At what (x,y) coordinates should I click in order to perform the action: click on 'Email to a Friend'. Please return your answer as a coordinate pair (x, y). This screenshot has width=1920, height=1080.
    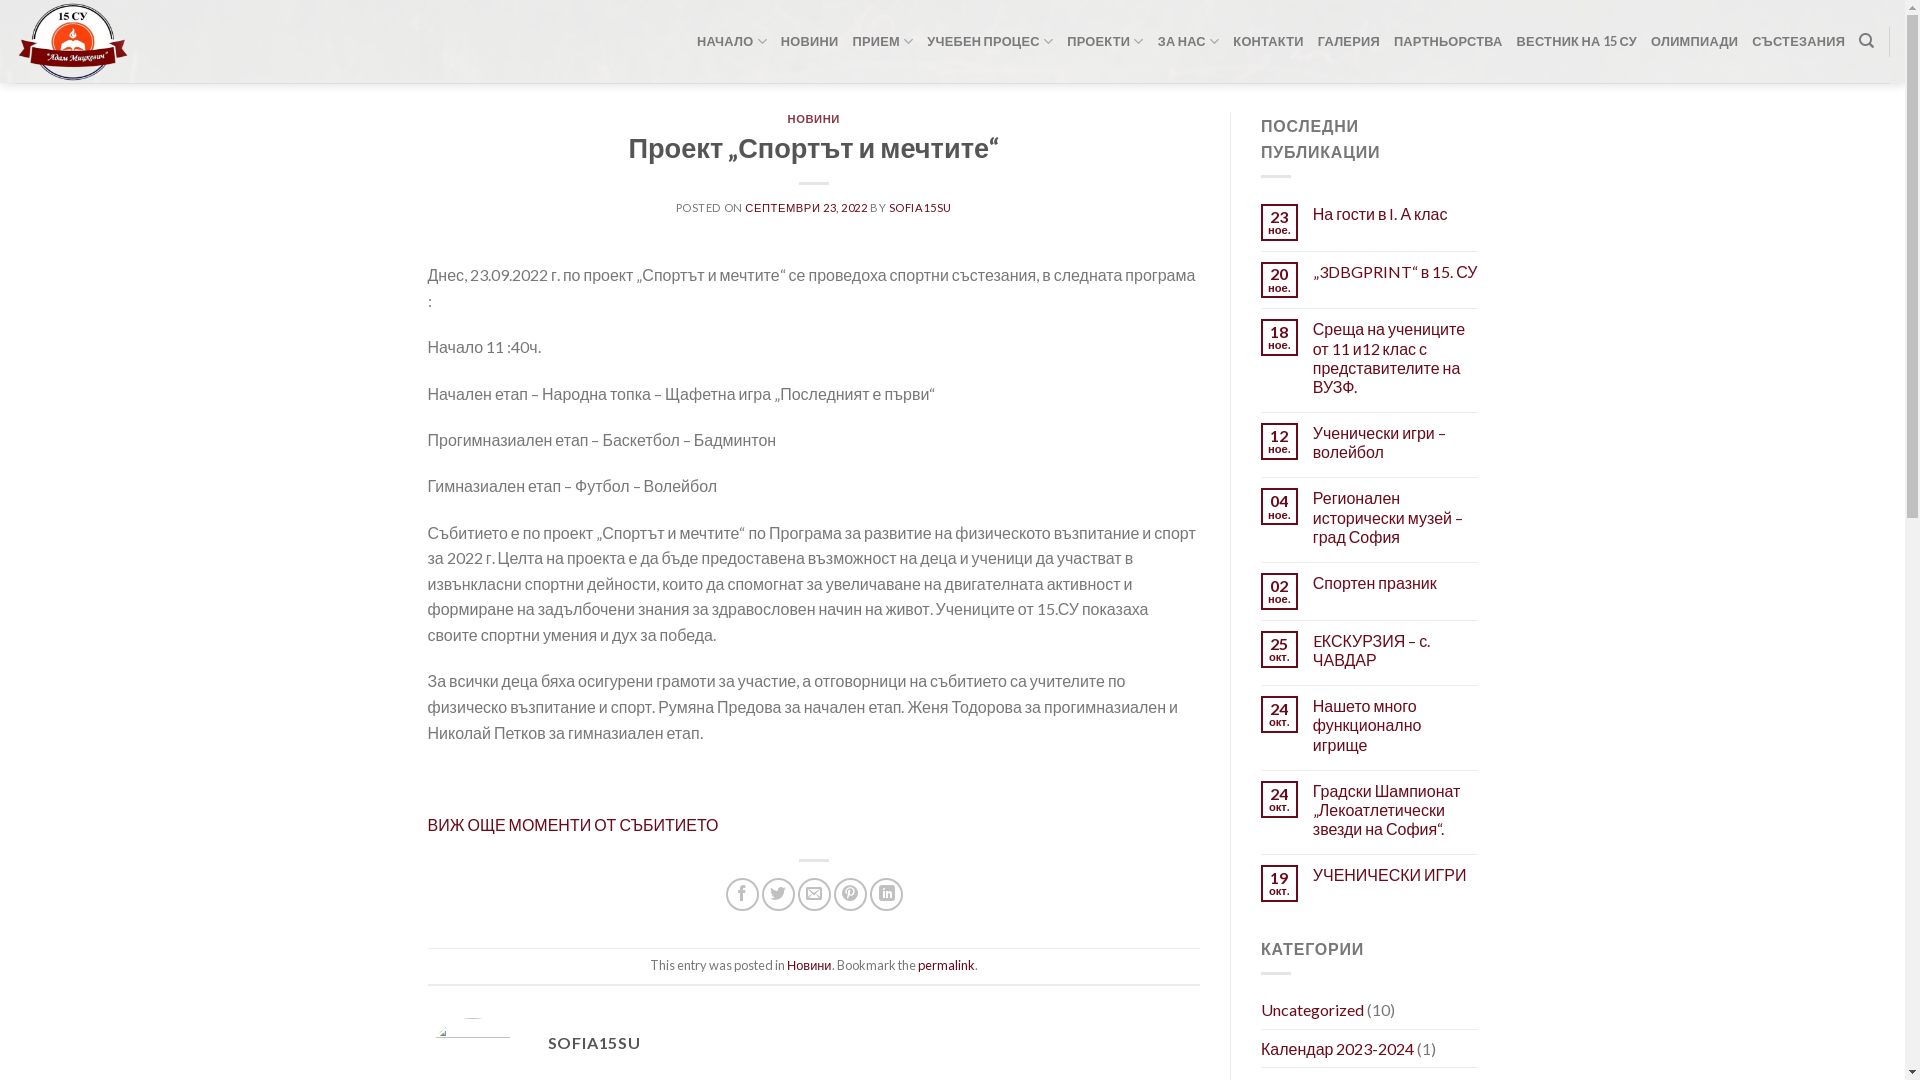
    Looking at the image, I should click on (814, 893).